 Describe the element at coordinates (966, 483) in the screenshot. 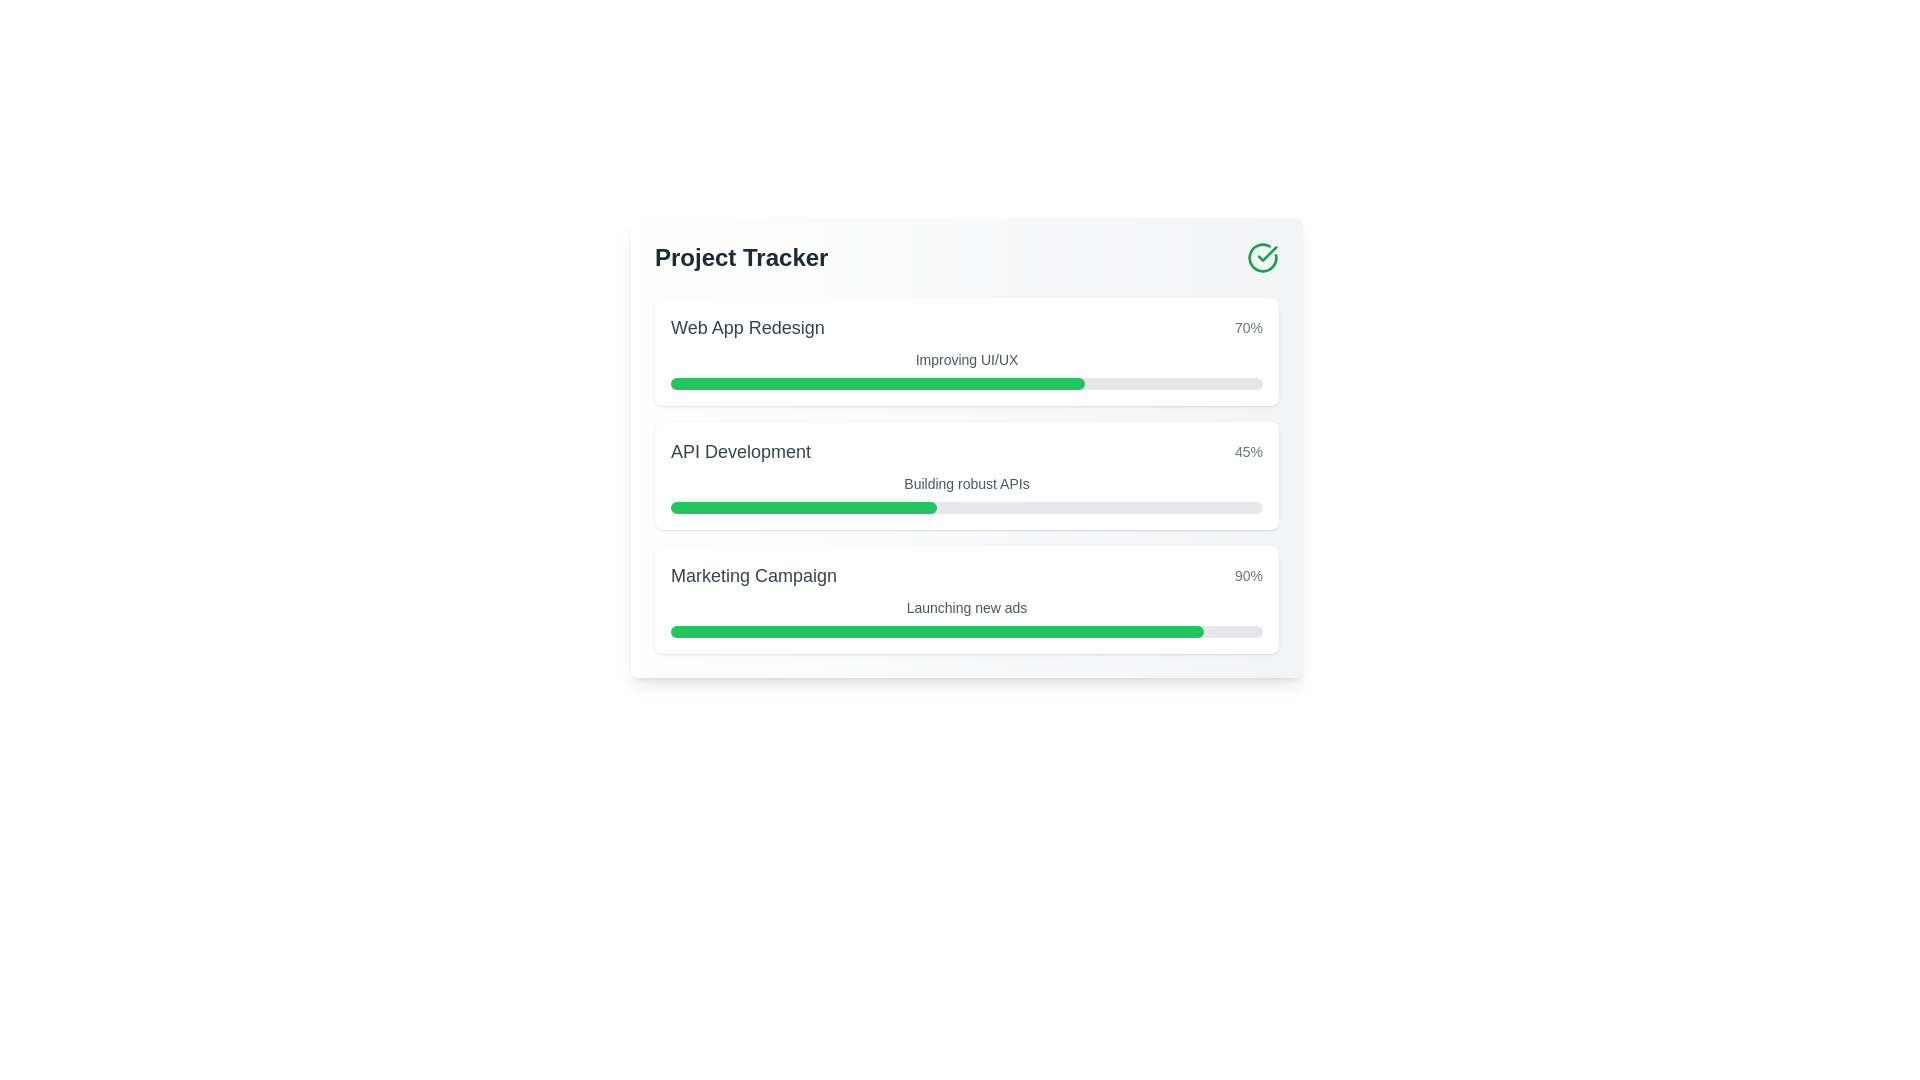

I see `the static text label that provides additional context for the 'API Development' entry in the project tracking section` at that location.